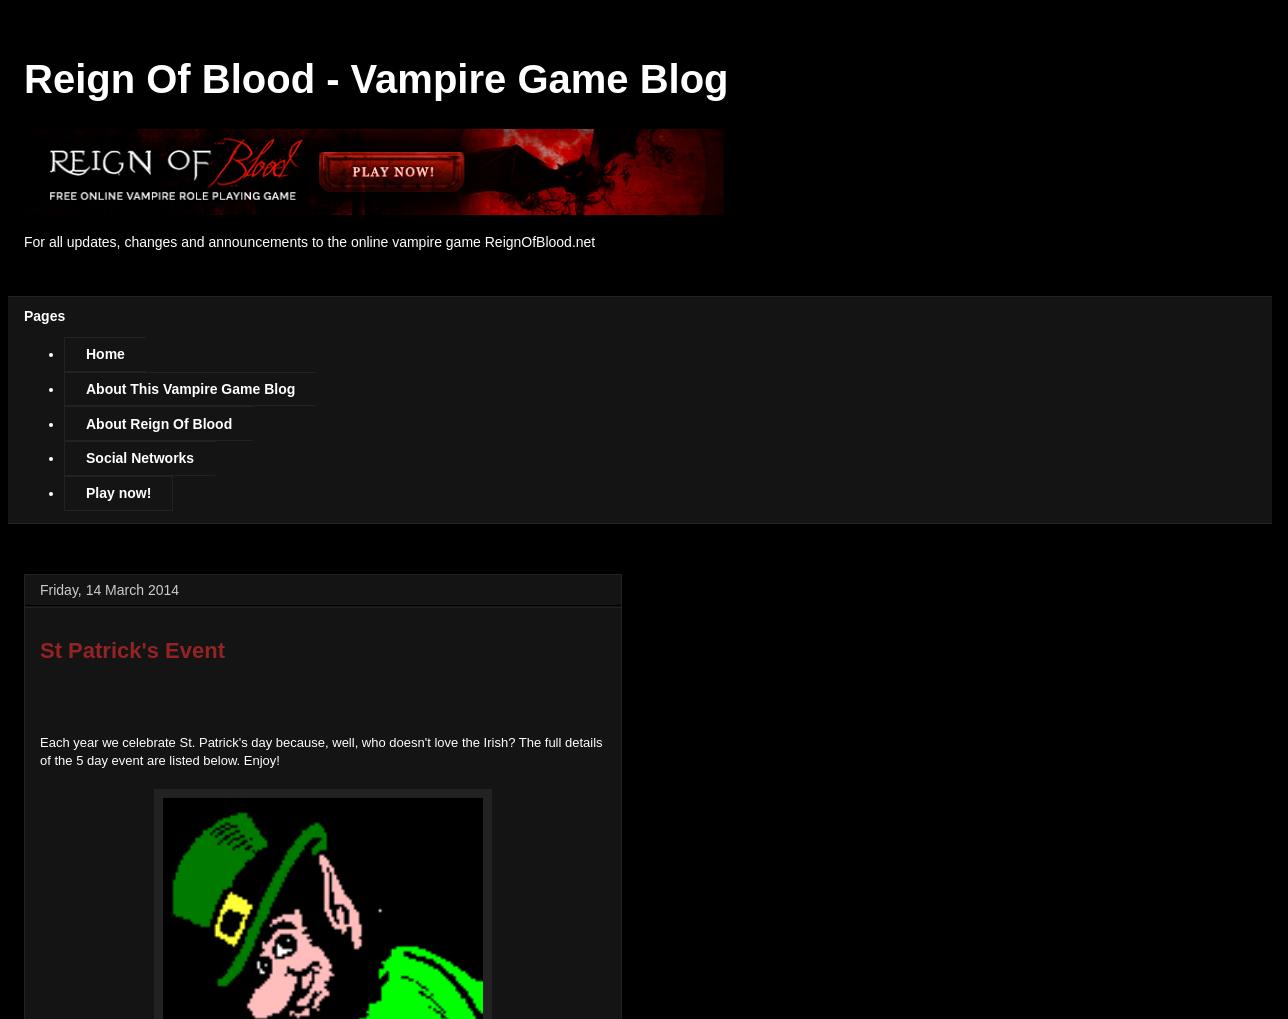  Describe the element at coordinates (44, 313) in the screenshot. I see `'Pages'` at that location.